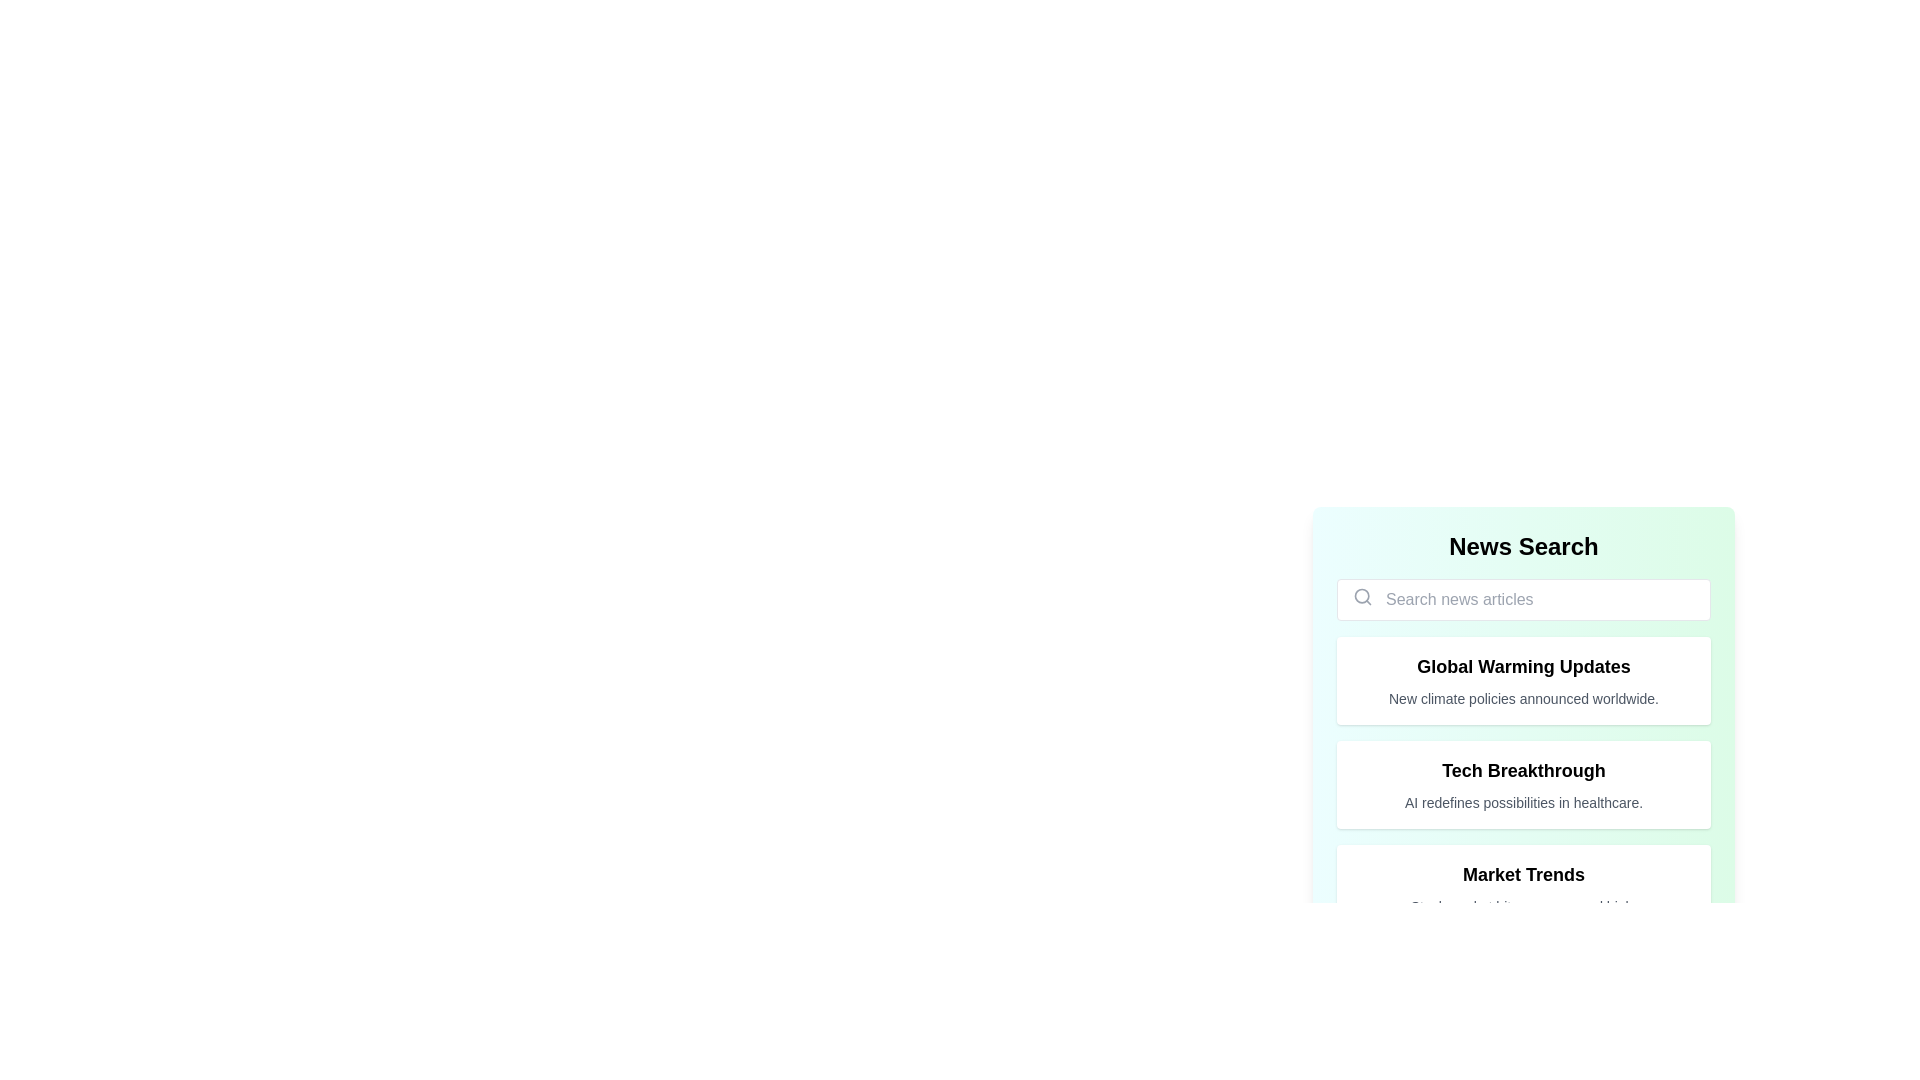 This screenshot has height=1080, width=1920. Describe the element at coordinates (1361, 595) in the screenshot. I see `the circular magnifying glass icon located inside the search box labeled 'News Search'` at that location.